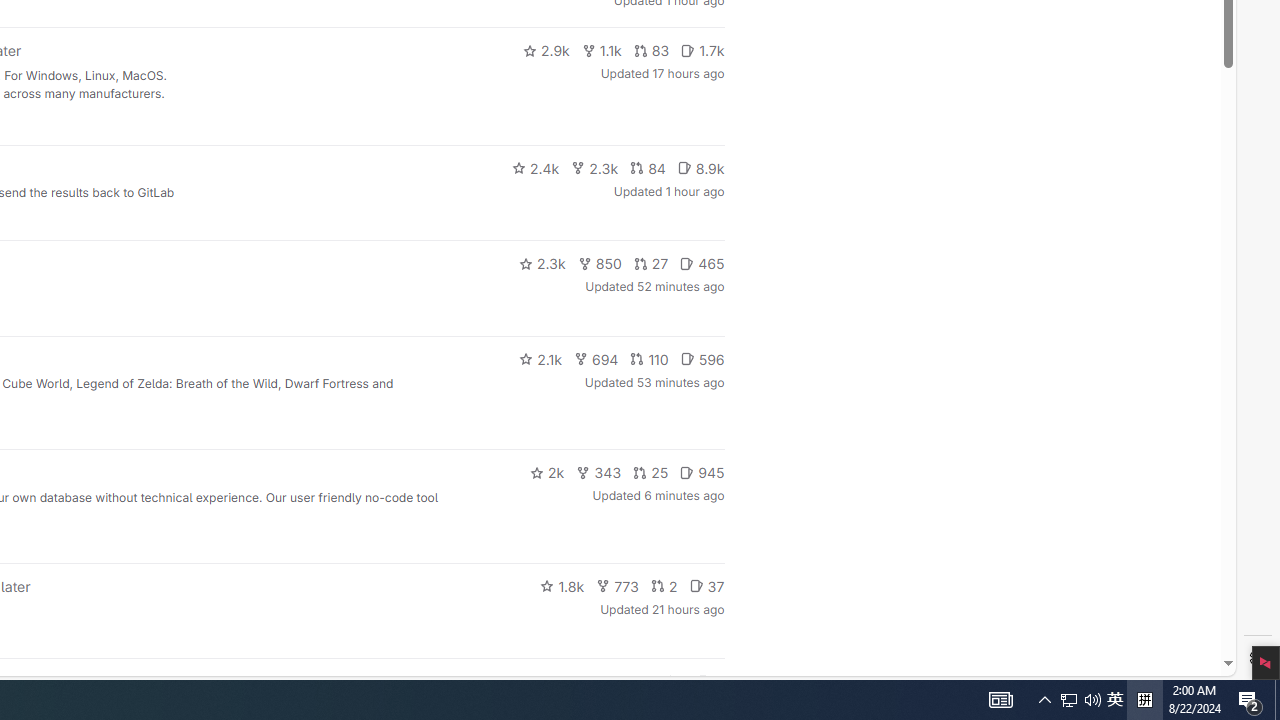 The image size is (1280, 720). Describe the element at coordinates (542, 262) in the screenshot. I see `'2.3k'` at that location.